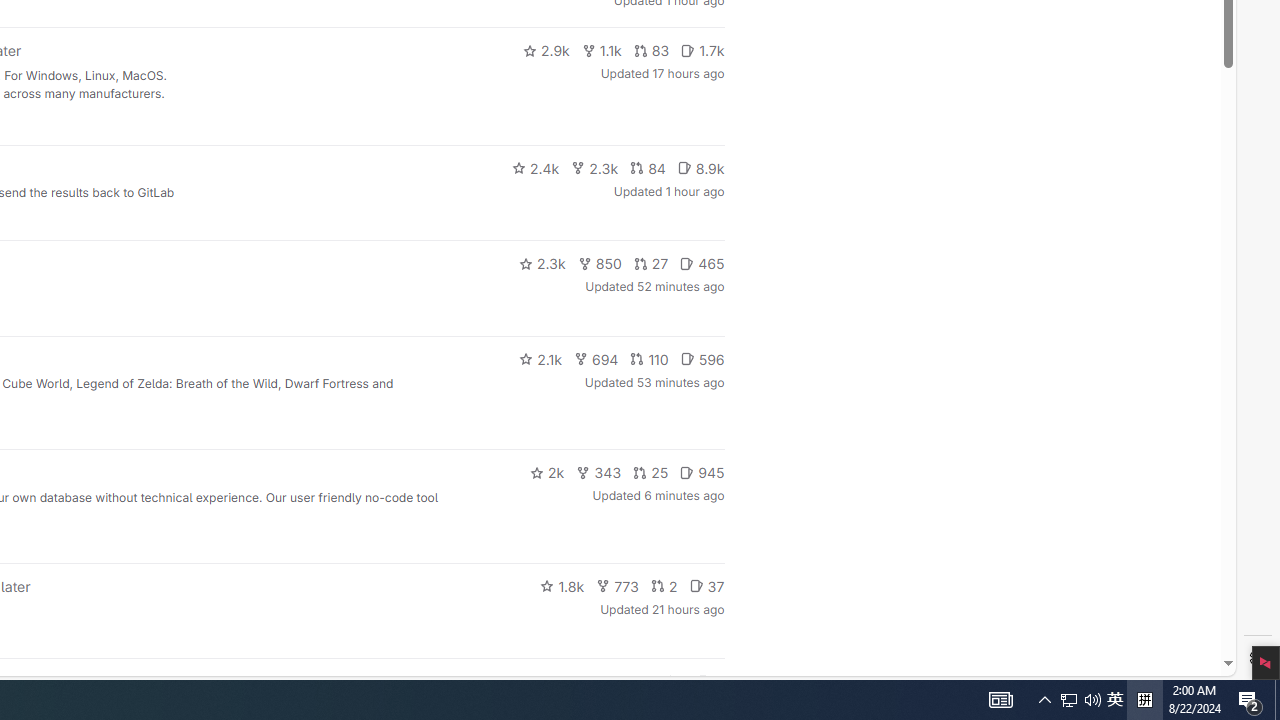 The image size is (1280, 720). Describe the element at coordinates (542, 262) in the screenshot. I see `'2.3k'` at that location.